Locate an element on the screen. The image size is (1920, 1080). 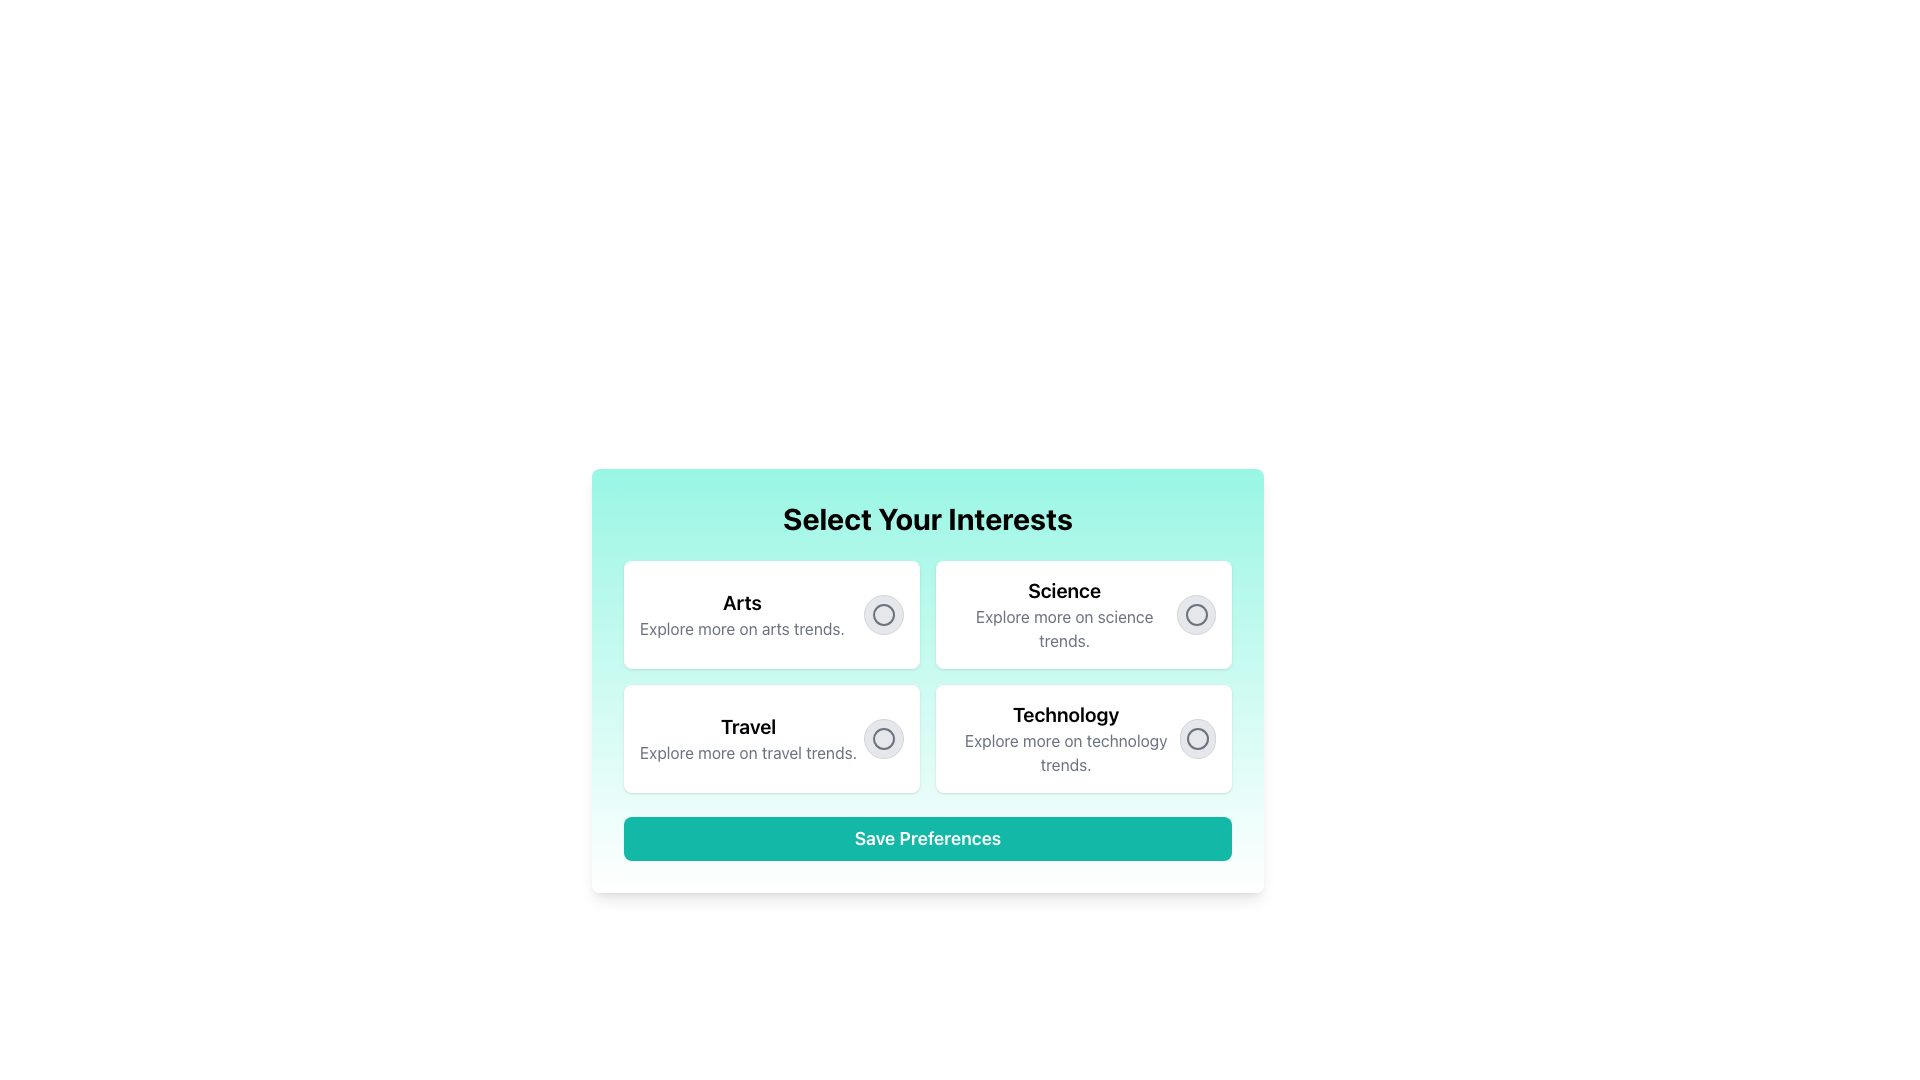
the radio button located on the right side of the title 'Travel' in the lower-left card of the grid layout is located at coordinates (882, 739).